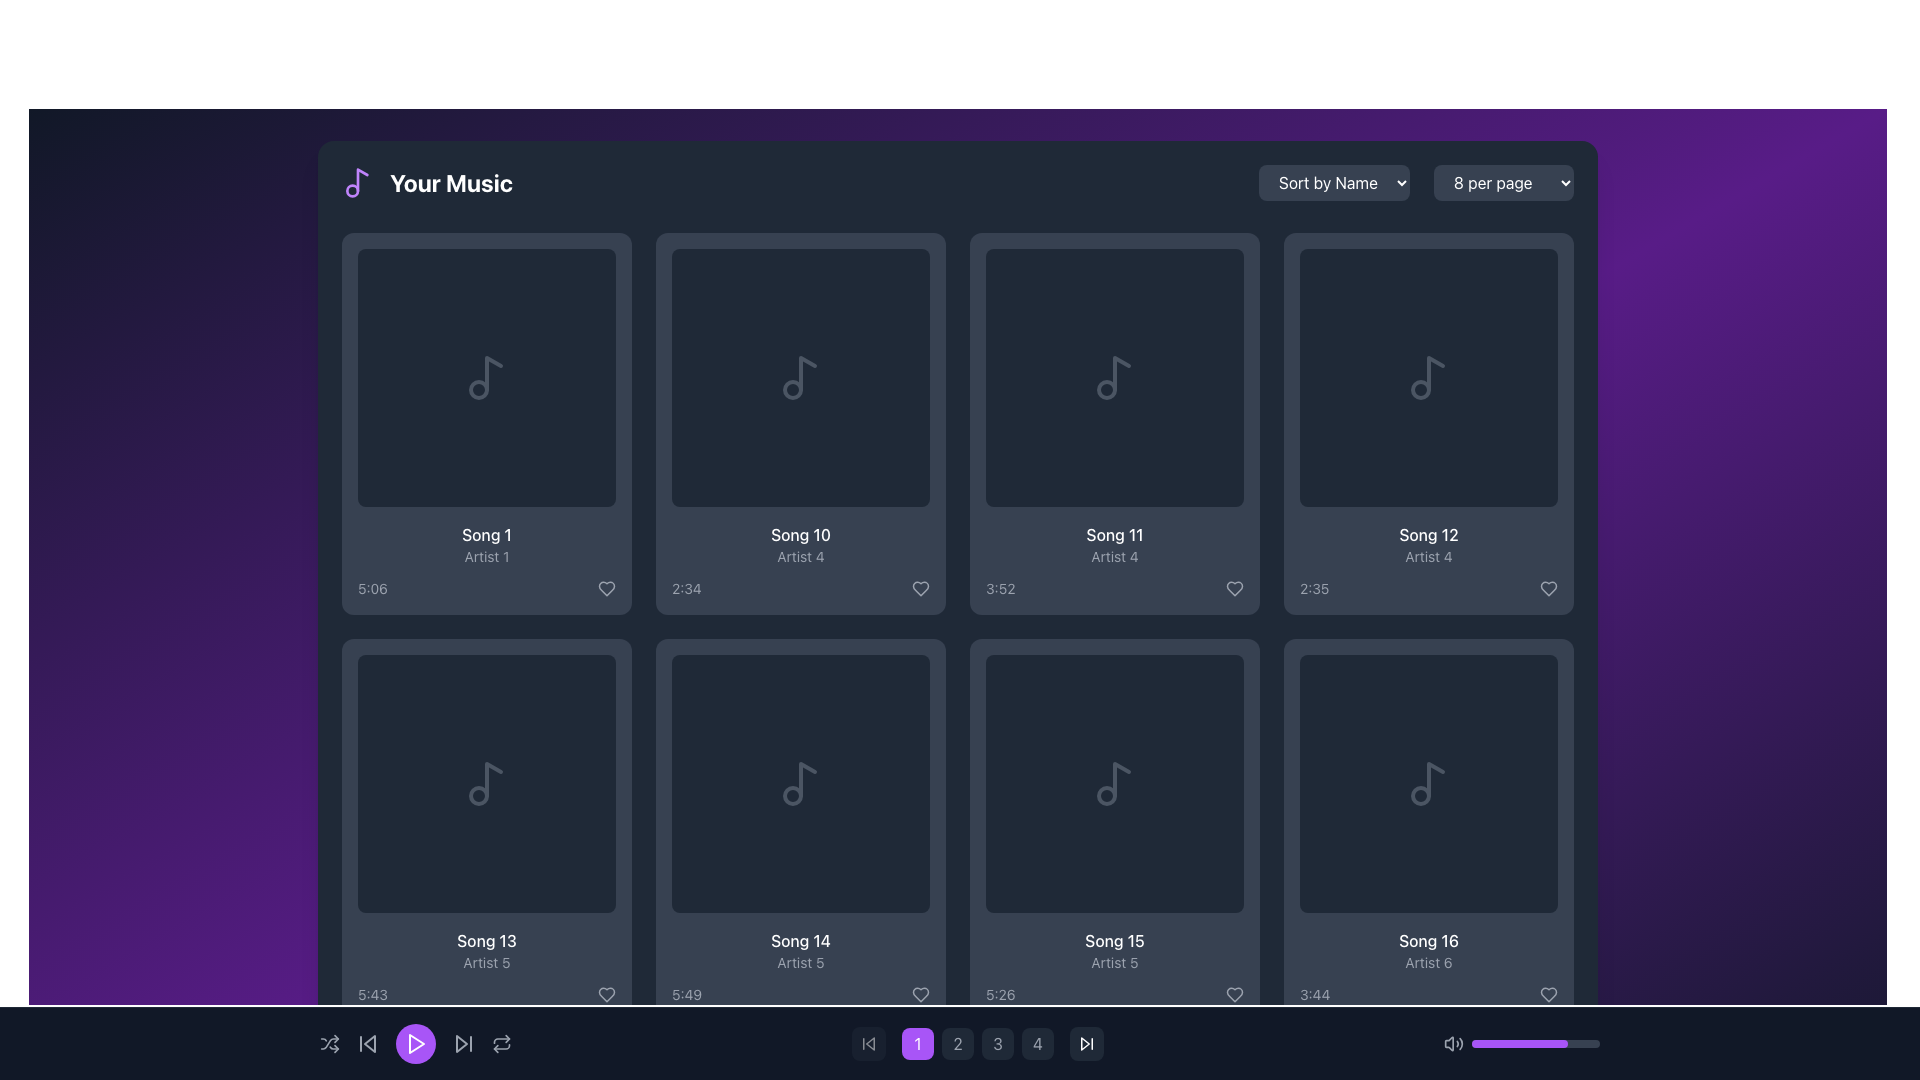  I want to click on the circular purple button with a play icon located centrally in the Song 11 card group over the album art area, so click(1113, 378).